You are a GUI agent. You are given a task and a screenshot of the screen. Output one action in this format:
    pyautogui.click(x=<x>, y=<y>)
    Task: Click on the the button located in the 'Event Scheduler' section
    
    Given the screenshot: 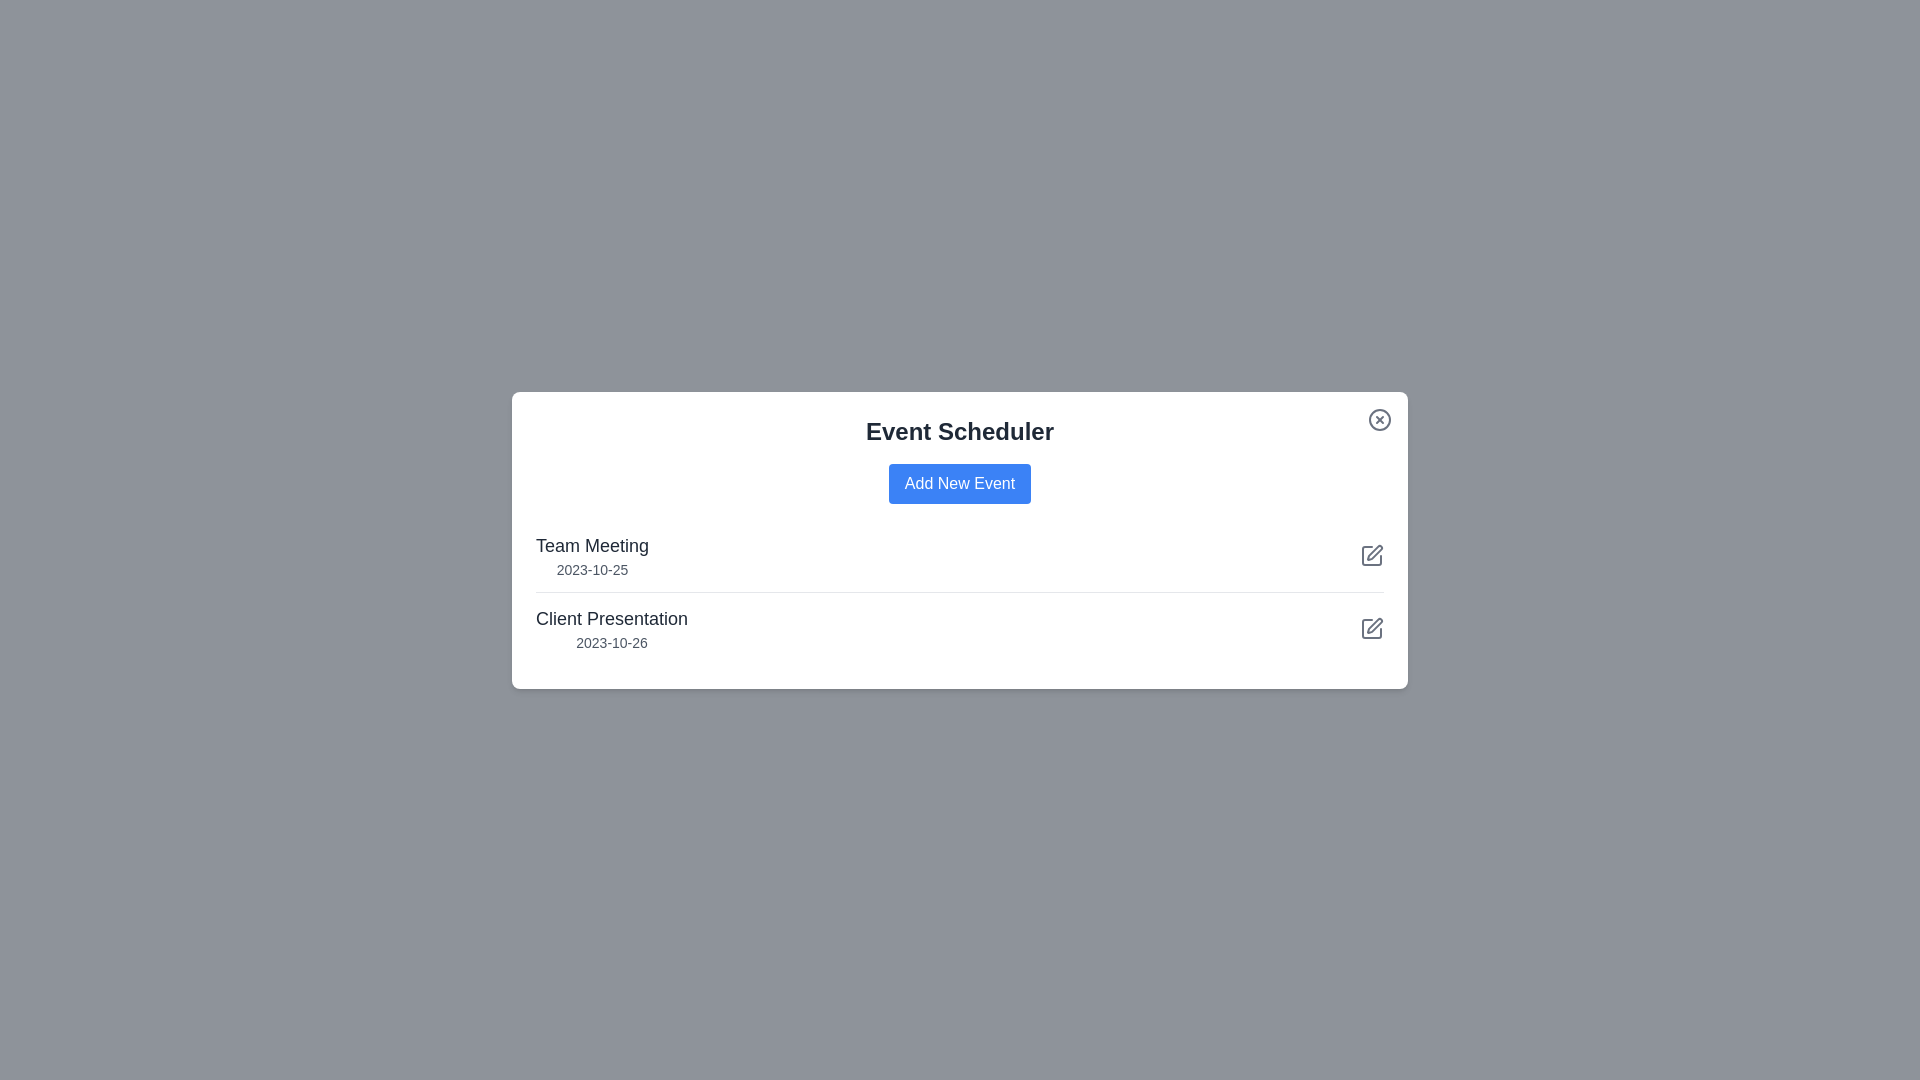 What is the action you would take?
    pyautogui.click(x=960, y=483)
    